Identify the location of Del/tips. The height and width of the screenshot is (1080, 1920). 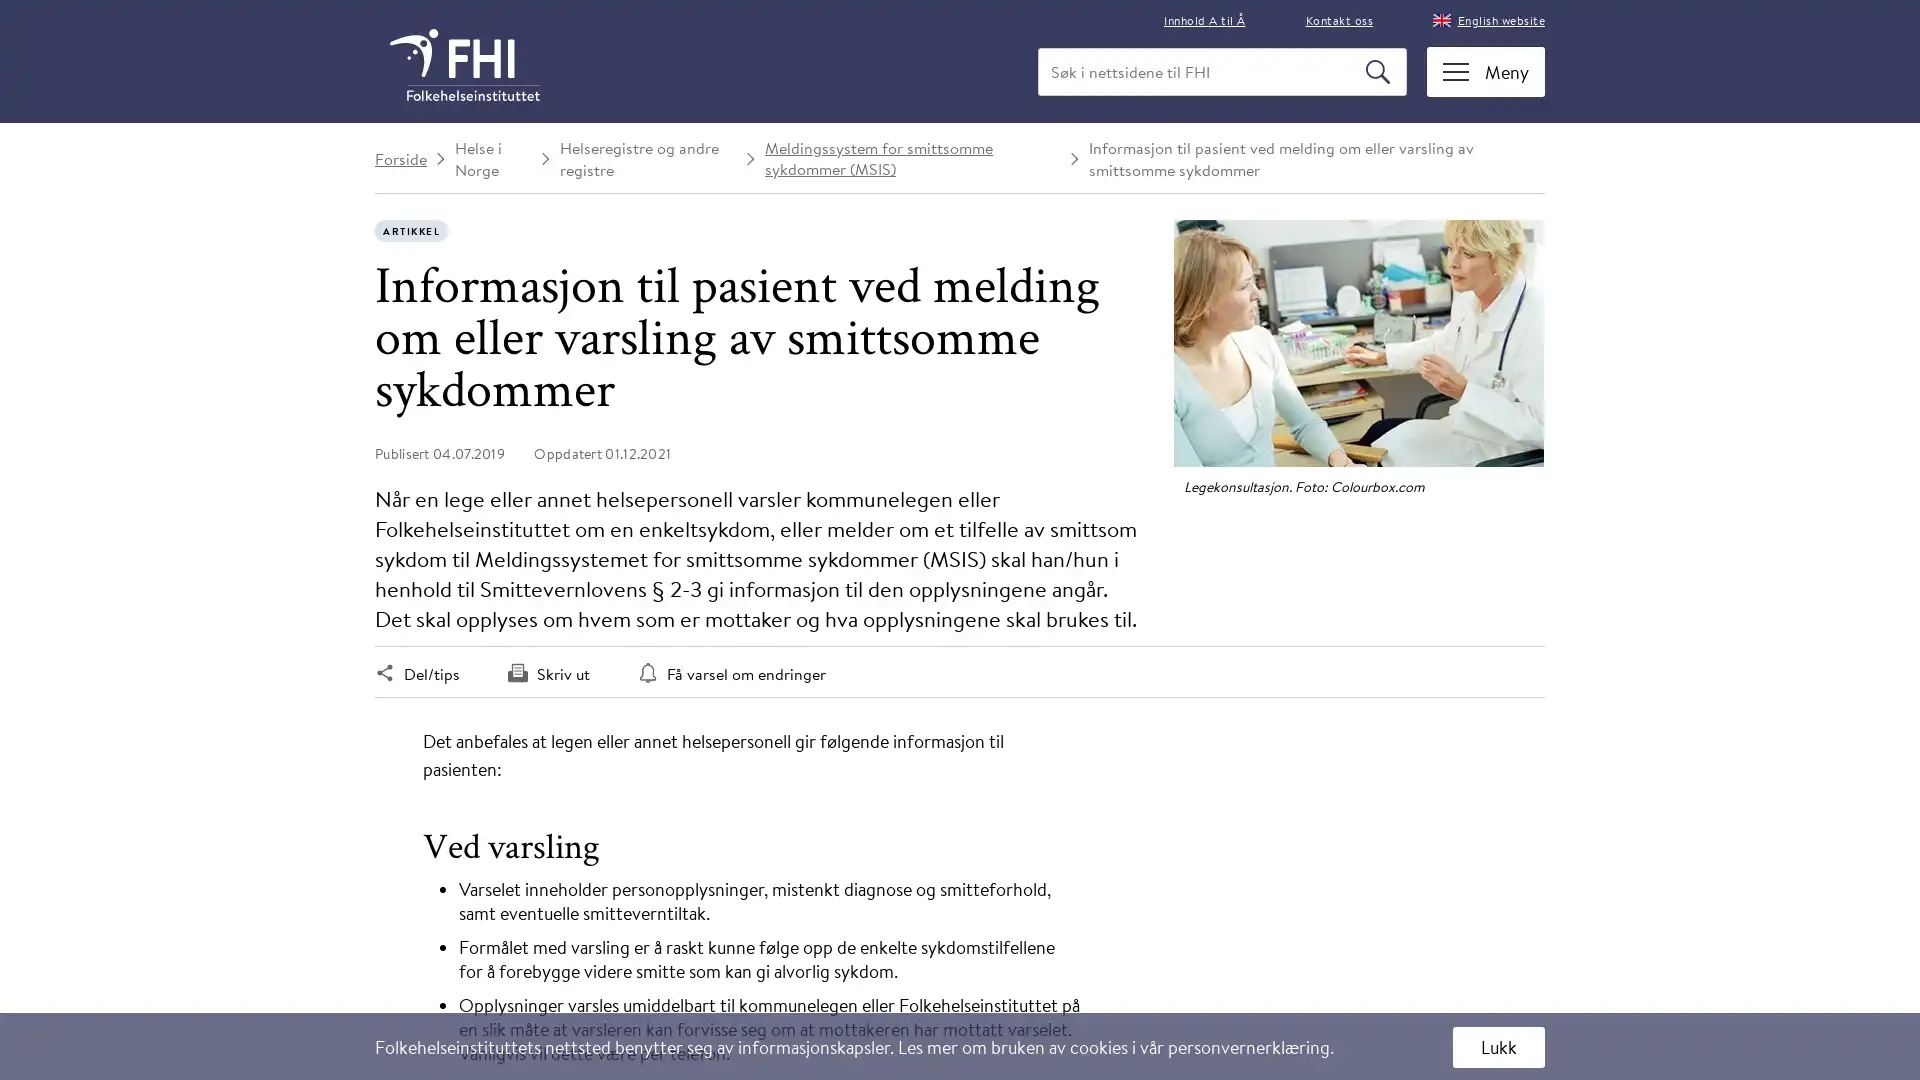
(416, 674).